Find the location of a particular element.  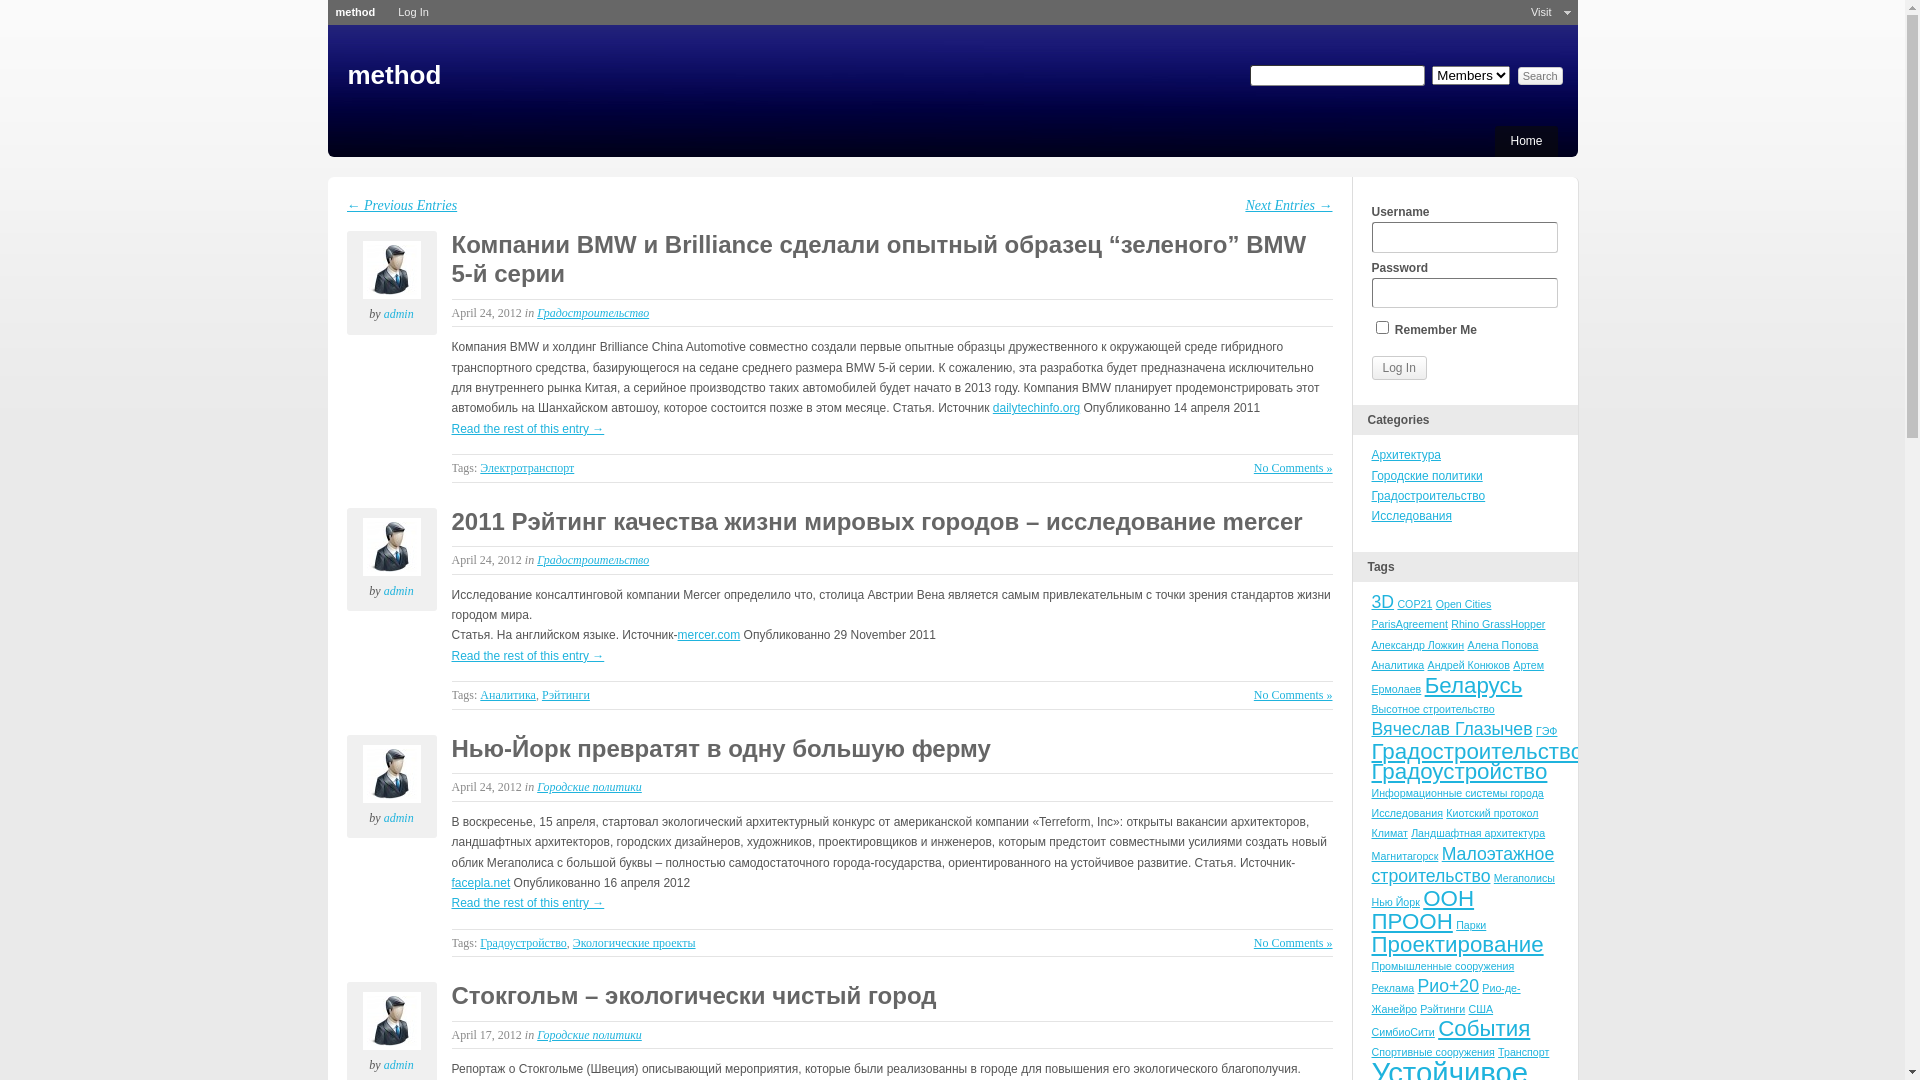

'mercer.com' is located at coordinates (677, 635).